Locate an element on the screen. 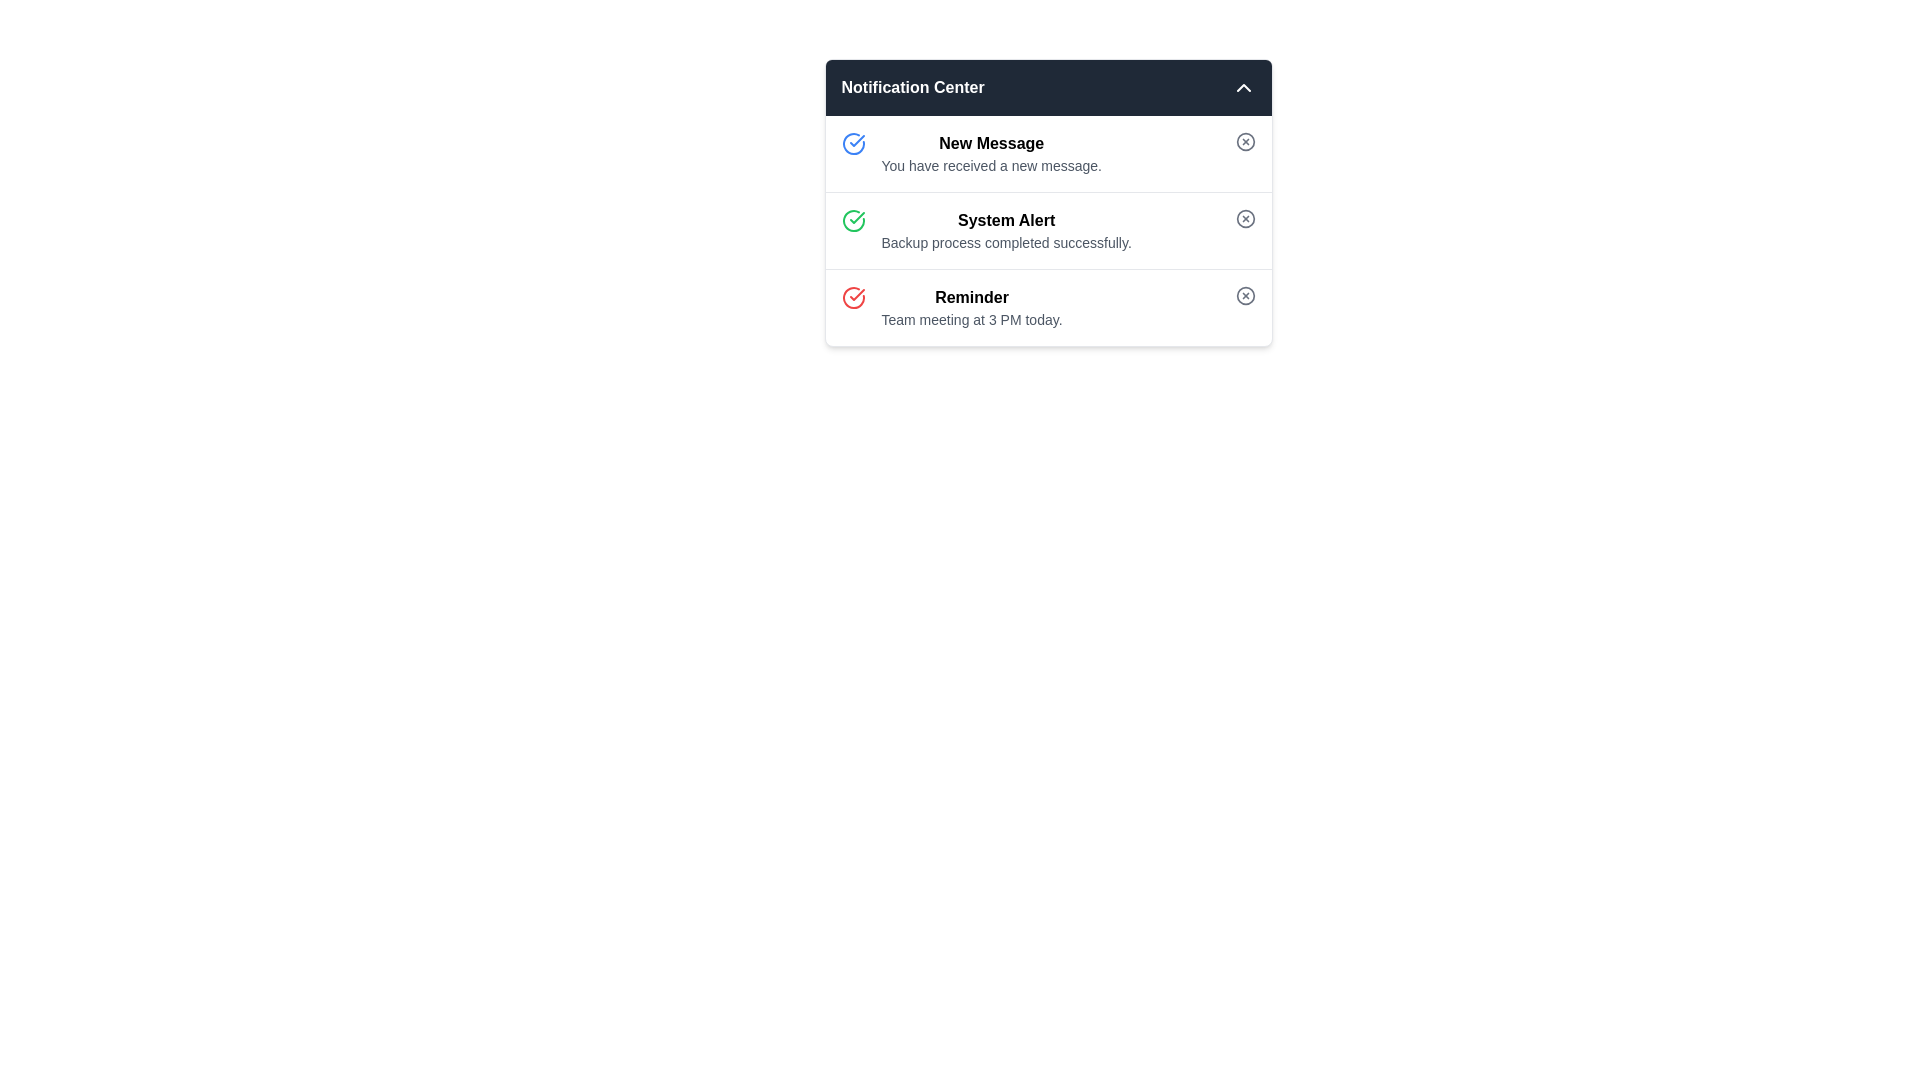 This screenshot has height=1080, width=1920. the static text providing additional information for the 'New Message' notification, located directly below the bold text in the first notification item is located at coordinates (991, 164).